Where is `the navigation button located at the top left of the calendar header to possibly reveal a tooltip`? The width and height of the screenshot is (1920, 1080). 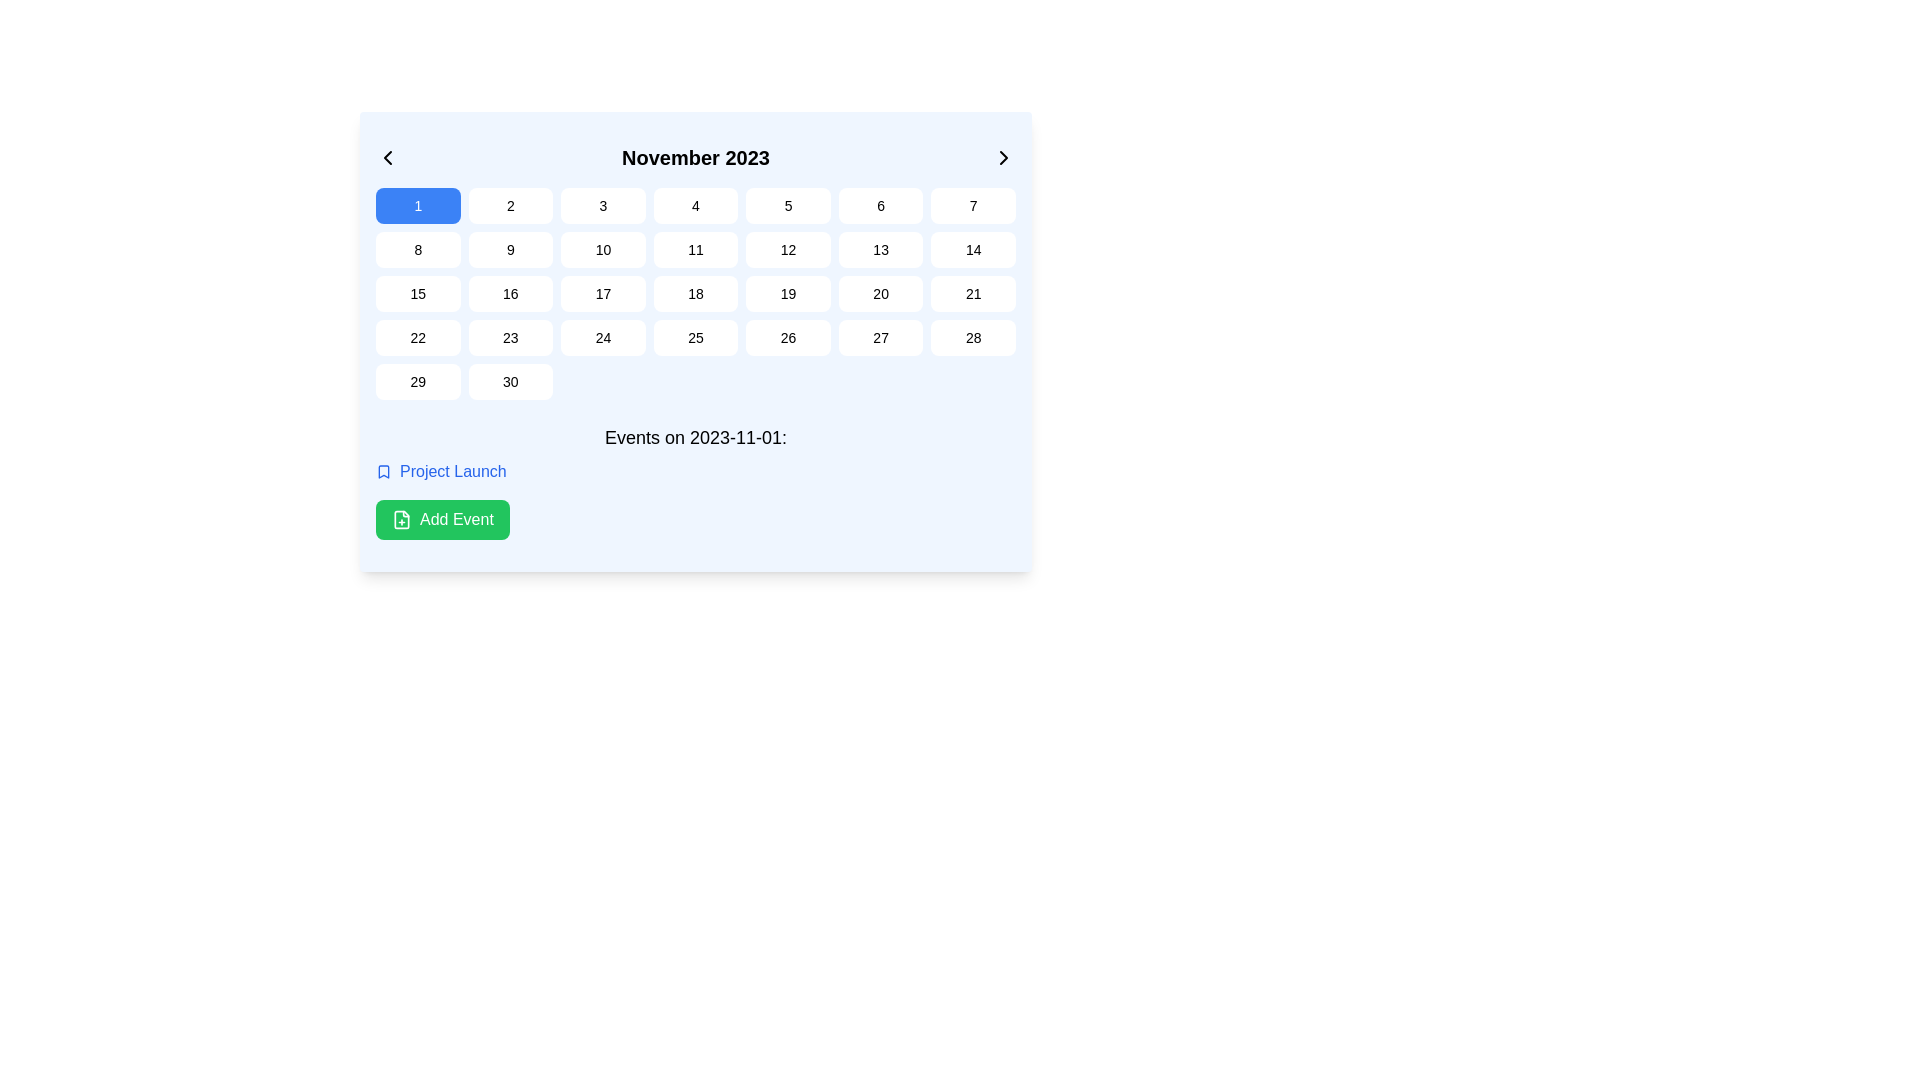 the navigation button located at the top left of the calendar header to possibly reveal a tooltip is located at coordinates (388, 157).